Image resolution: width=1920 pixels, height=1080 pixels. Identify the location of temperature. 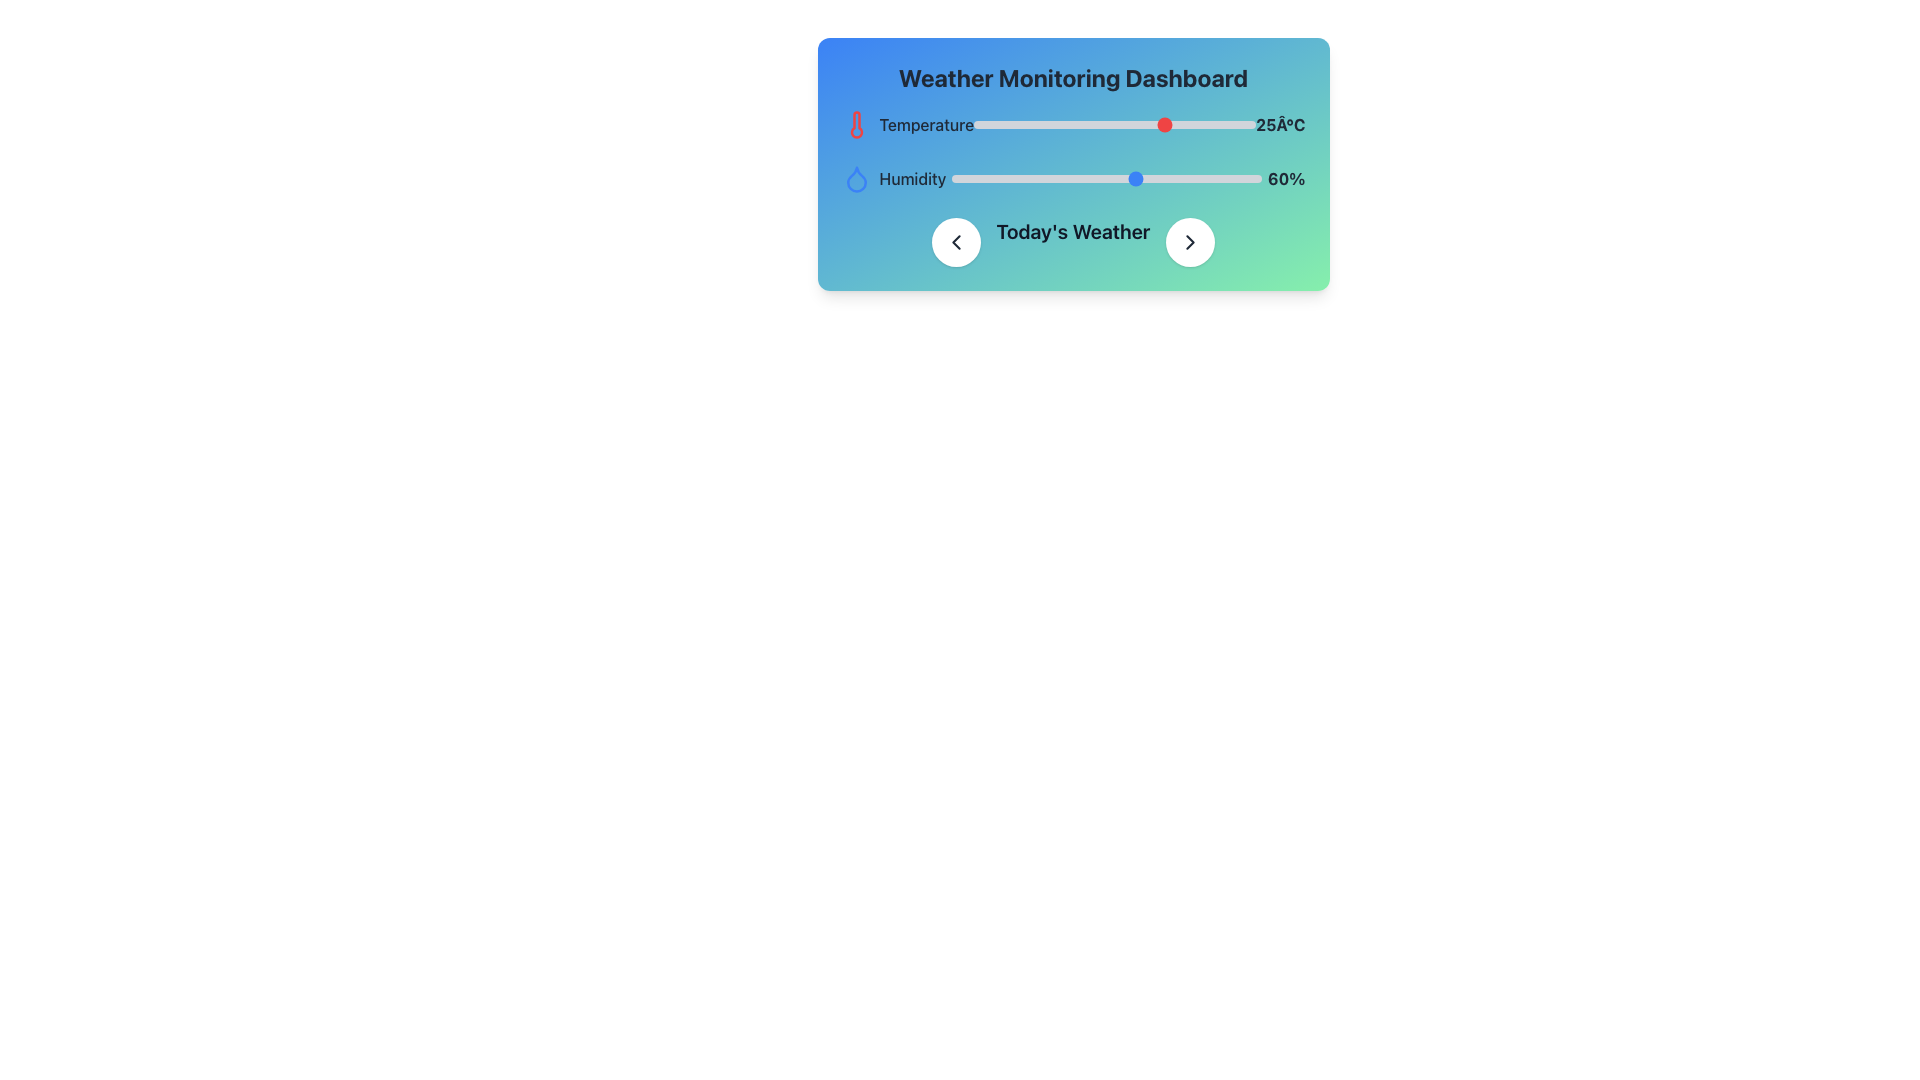
(1132, 124).